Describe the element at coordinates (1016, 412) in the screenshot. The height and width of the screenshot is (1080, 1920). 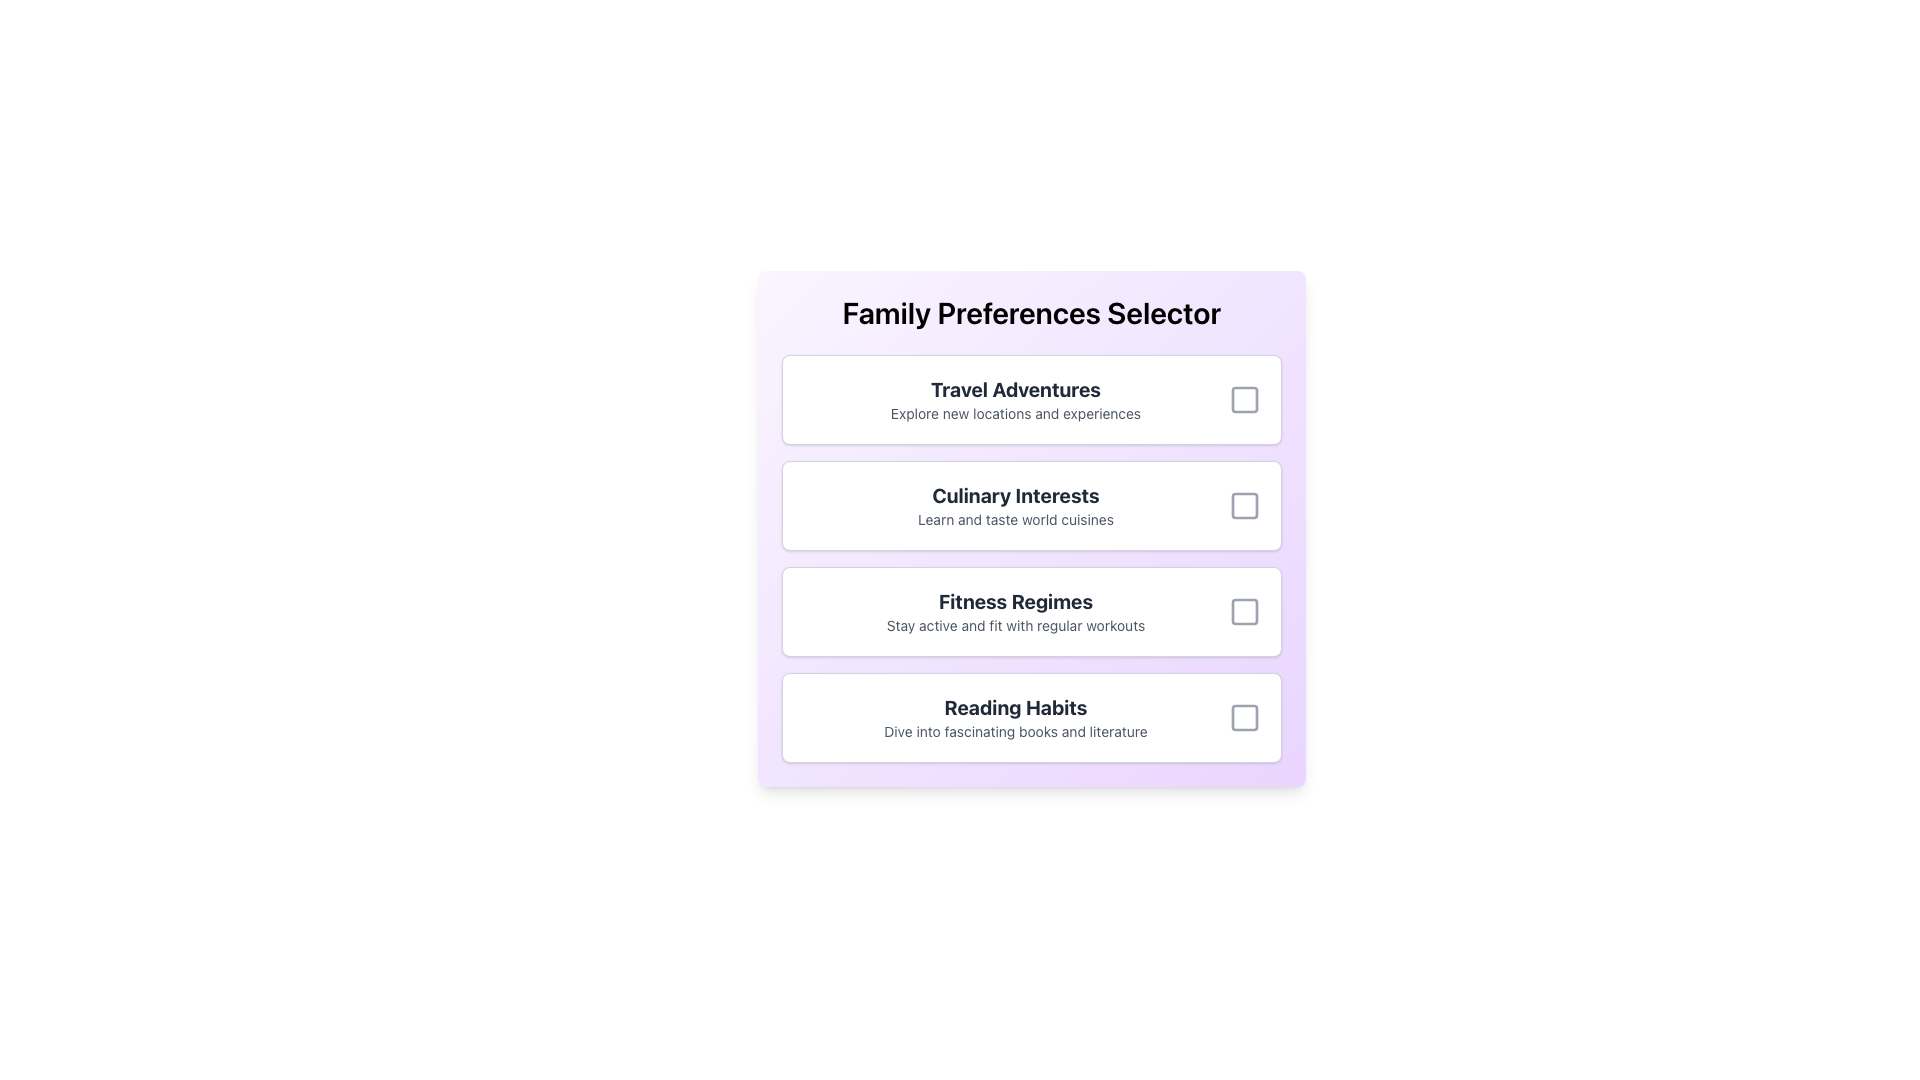
I see `the static text element providing contextual details for the title 'Travel Adventures'` at that location.